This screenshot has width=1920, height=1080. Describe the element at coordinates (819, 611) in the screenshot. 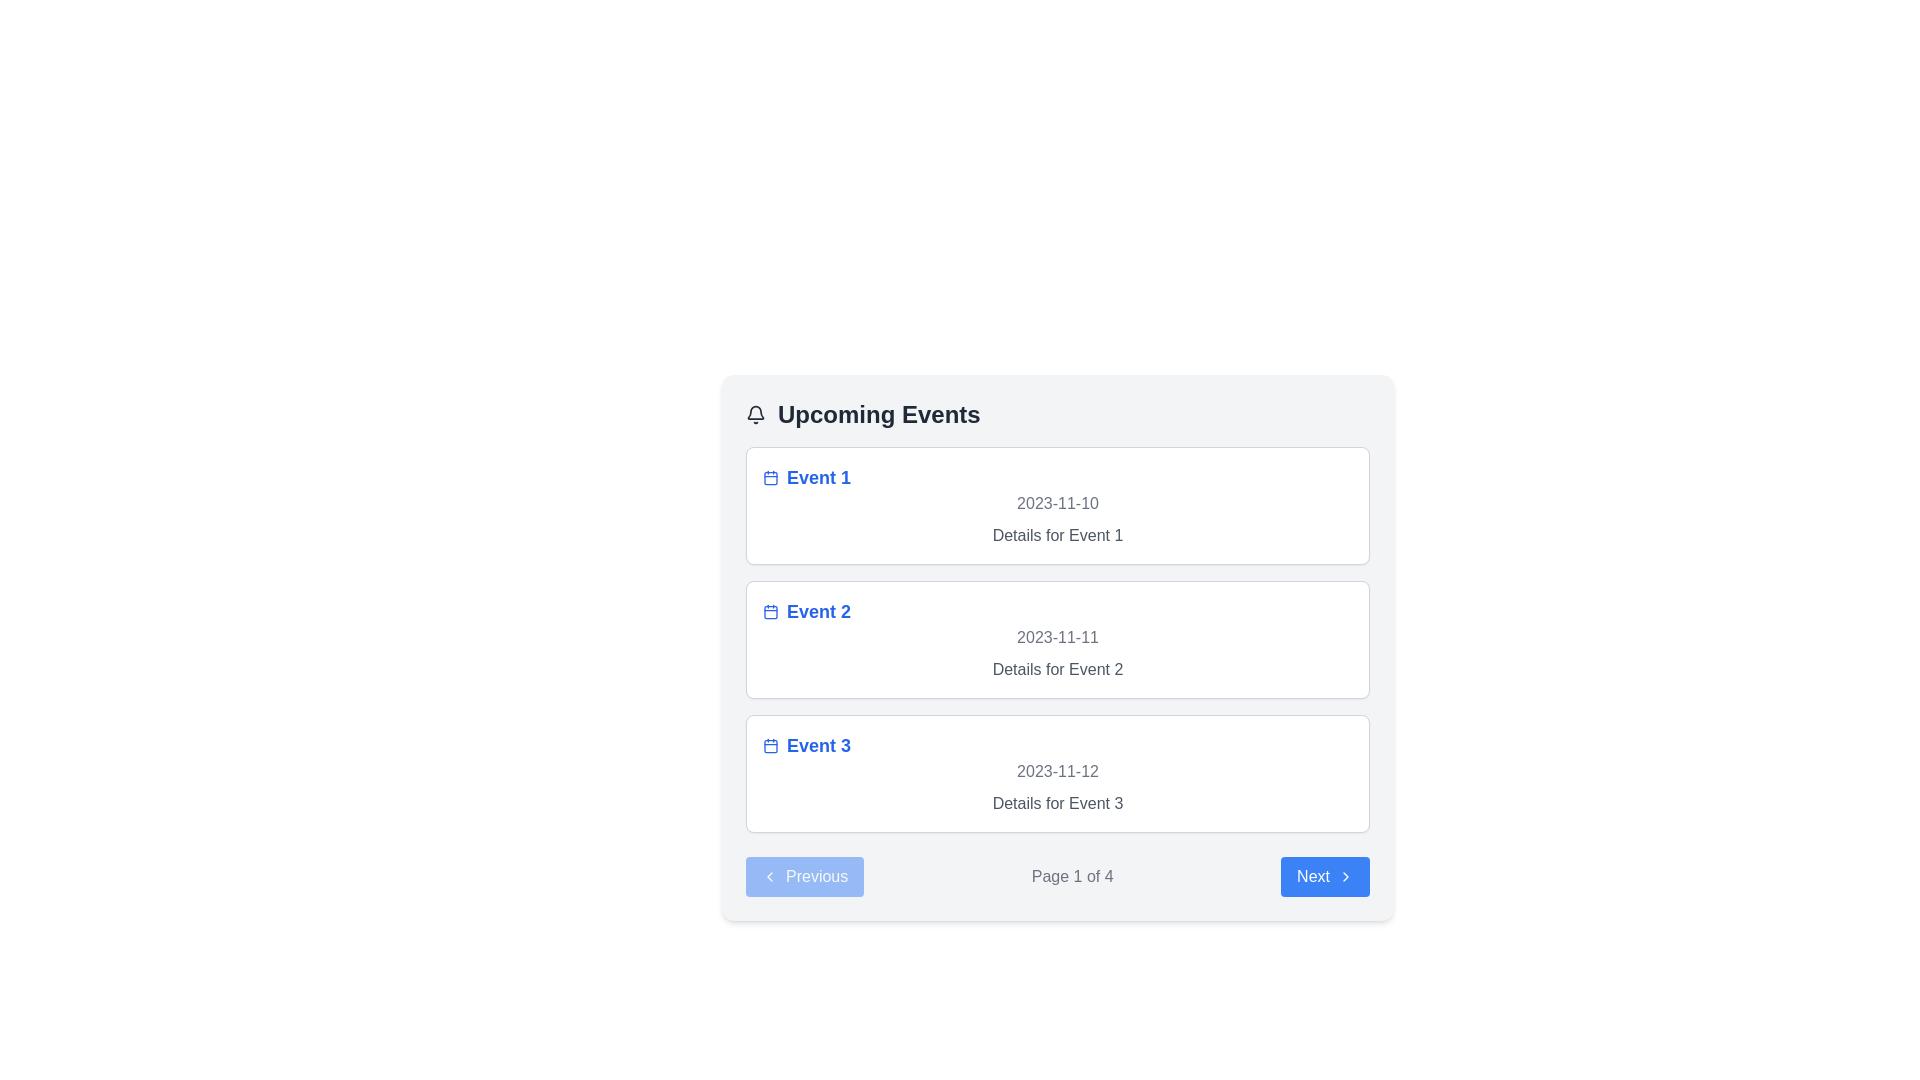

I see `text of the second event label located between 'Event 1' and 'Event 3' in the vertical list of events` at that location.